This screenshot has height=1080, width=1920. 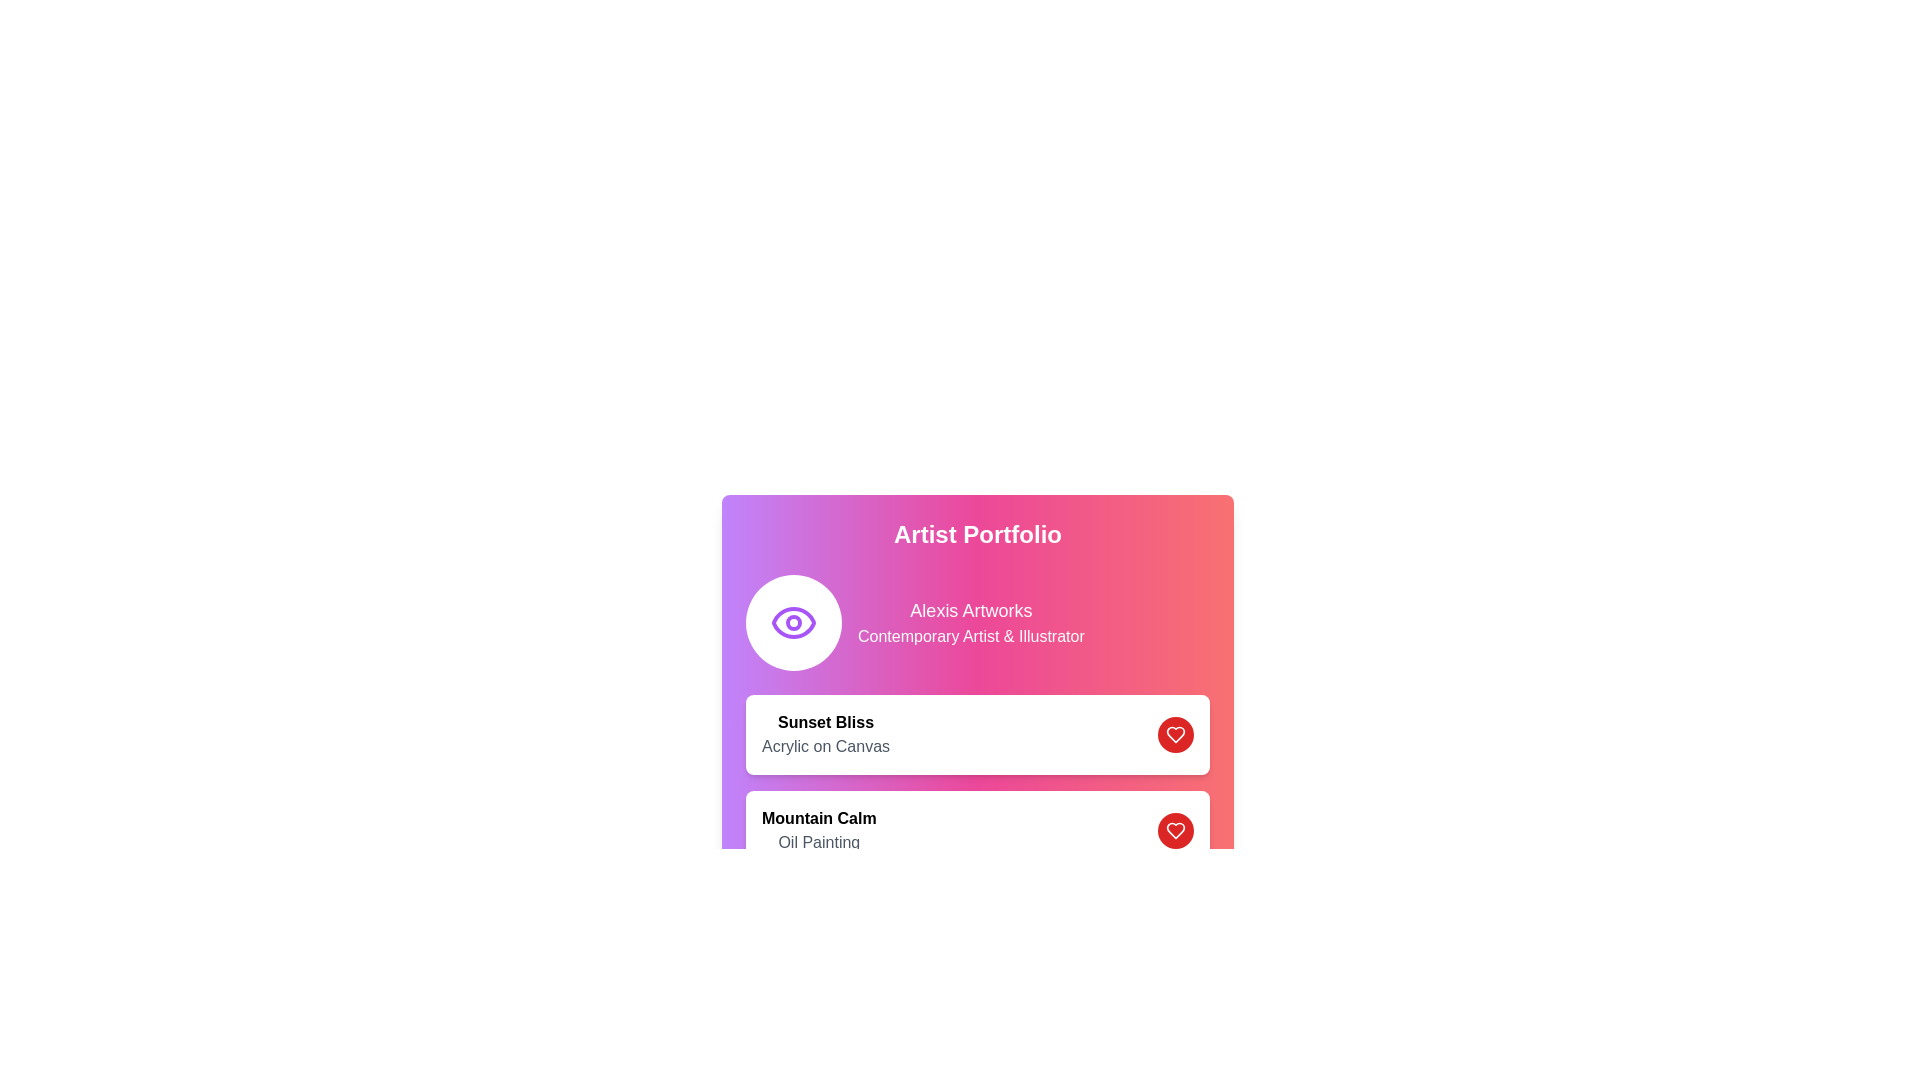 I want to click on the circular Vector Graphic element within the eye icon in the SVG, located next to the title 'Artist Portfolio', so click(x=792, y=622).